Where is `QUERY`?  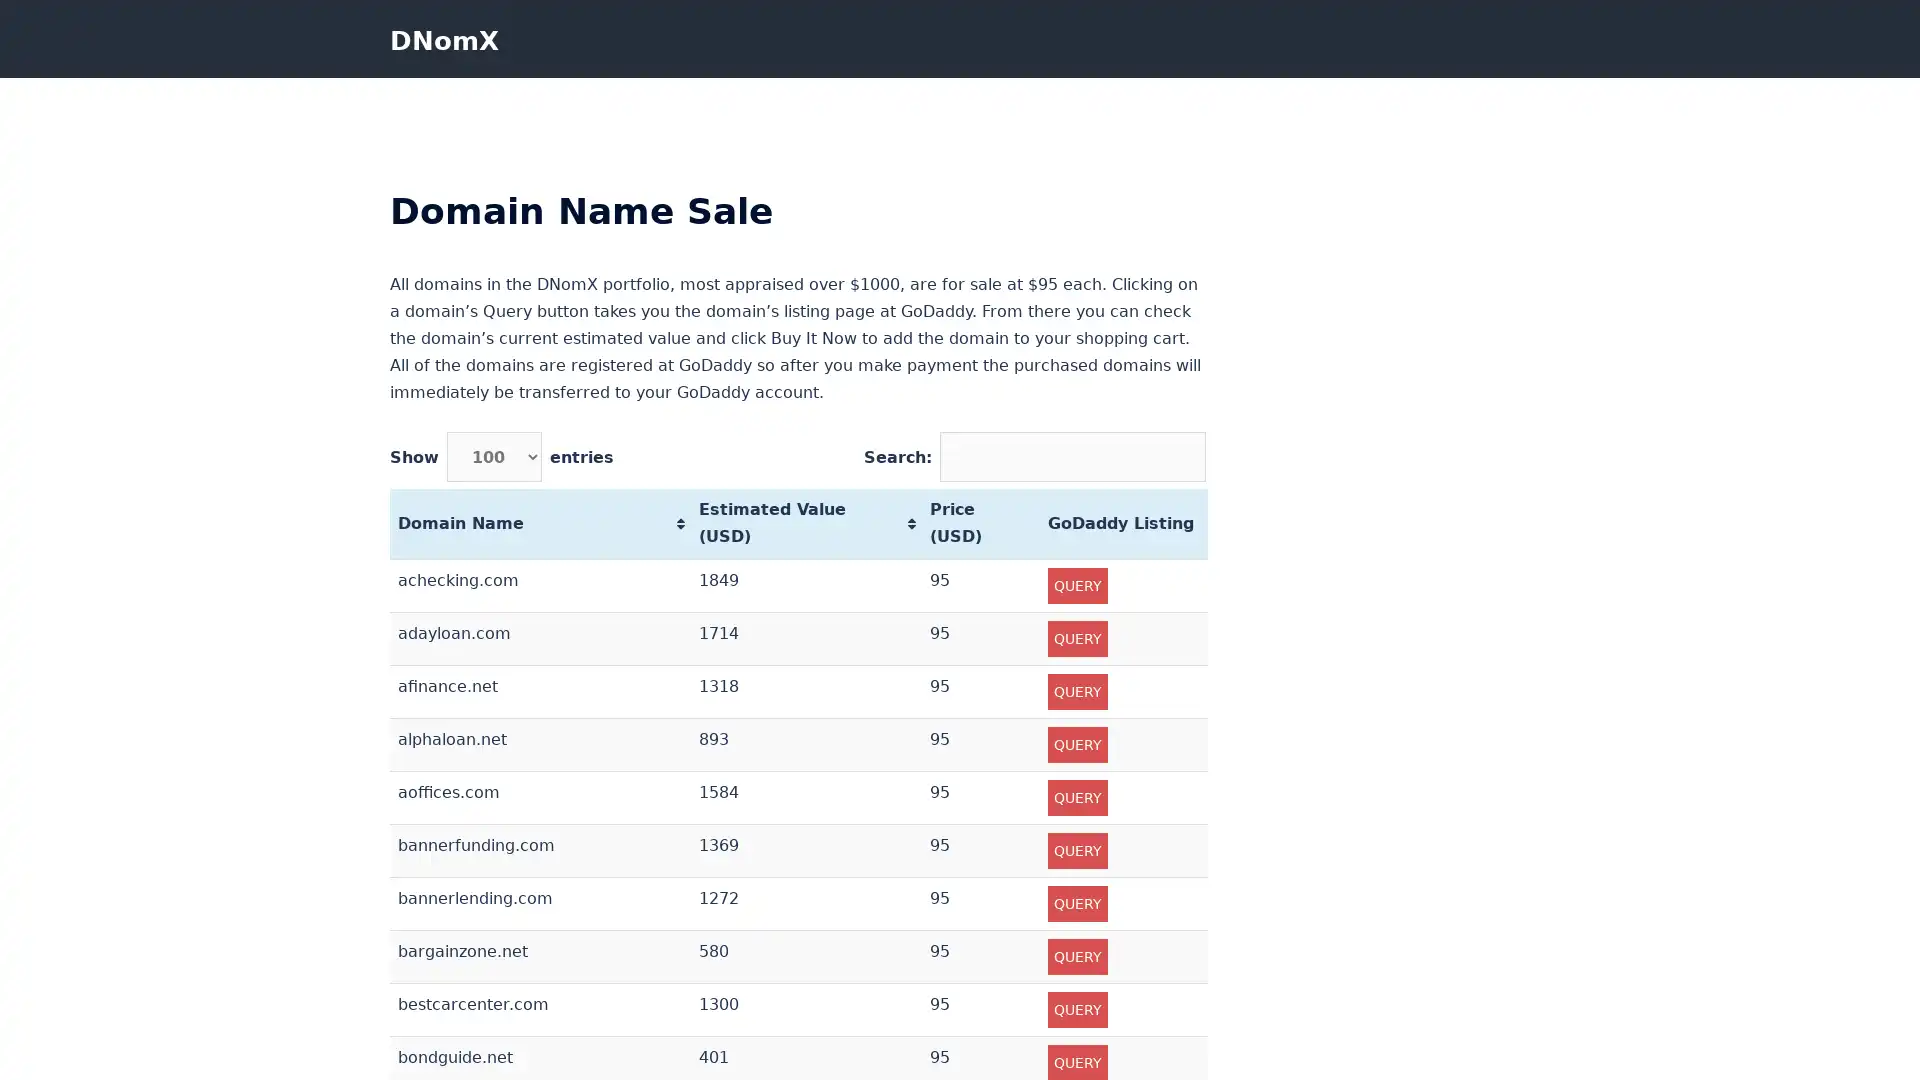 QUERY is located at coordinates (1075, 903).